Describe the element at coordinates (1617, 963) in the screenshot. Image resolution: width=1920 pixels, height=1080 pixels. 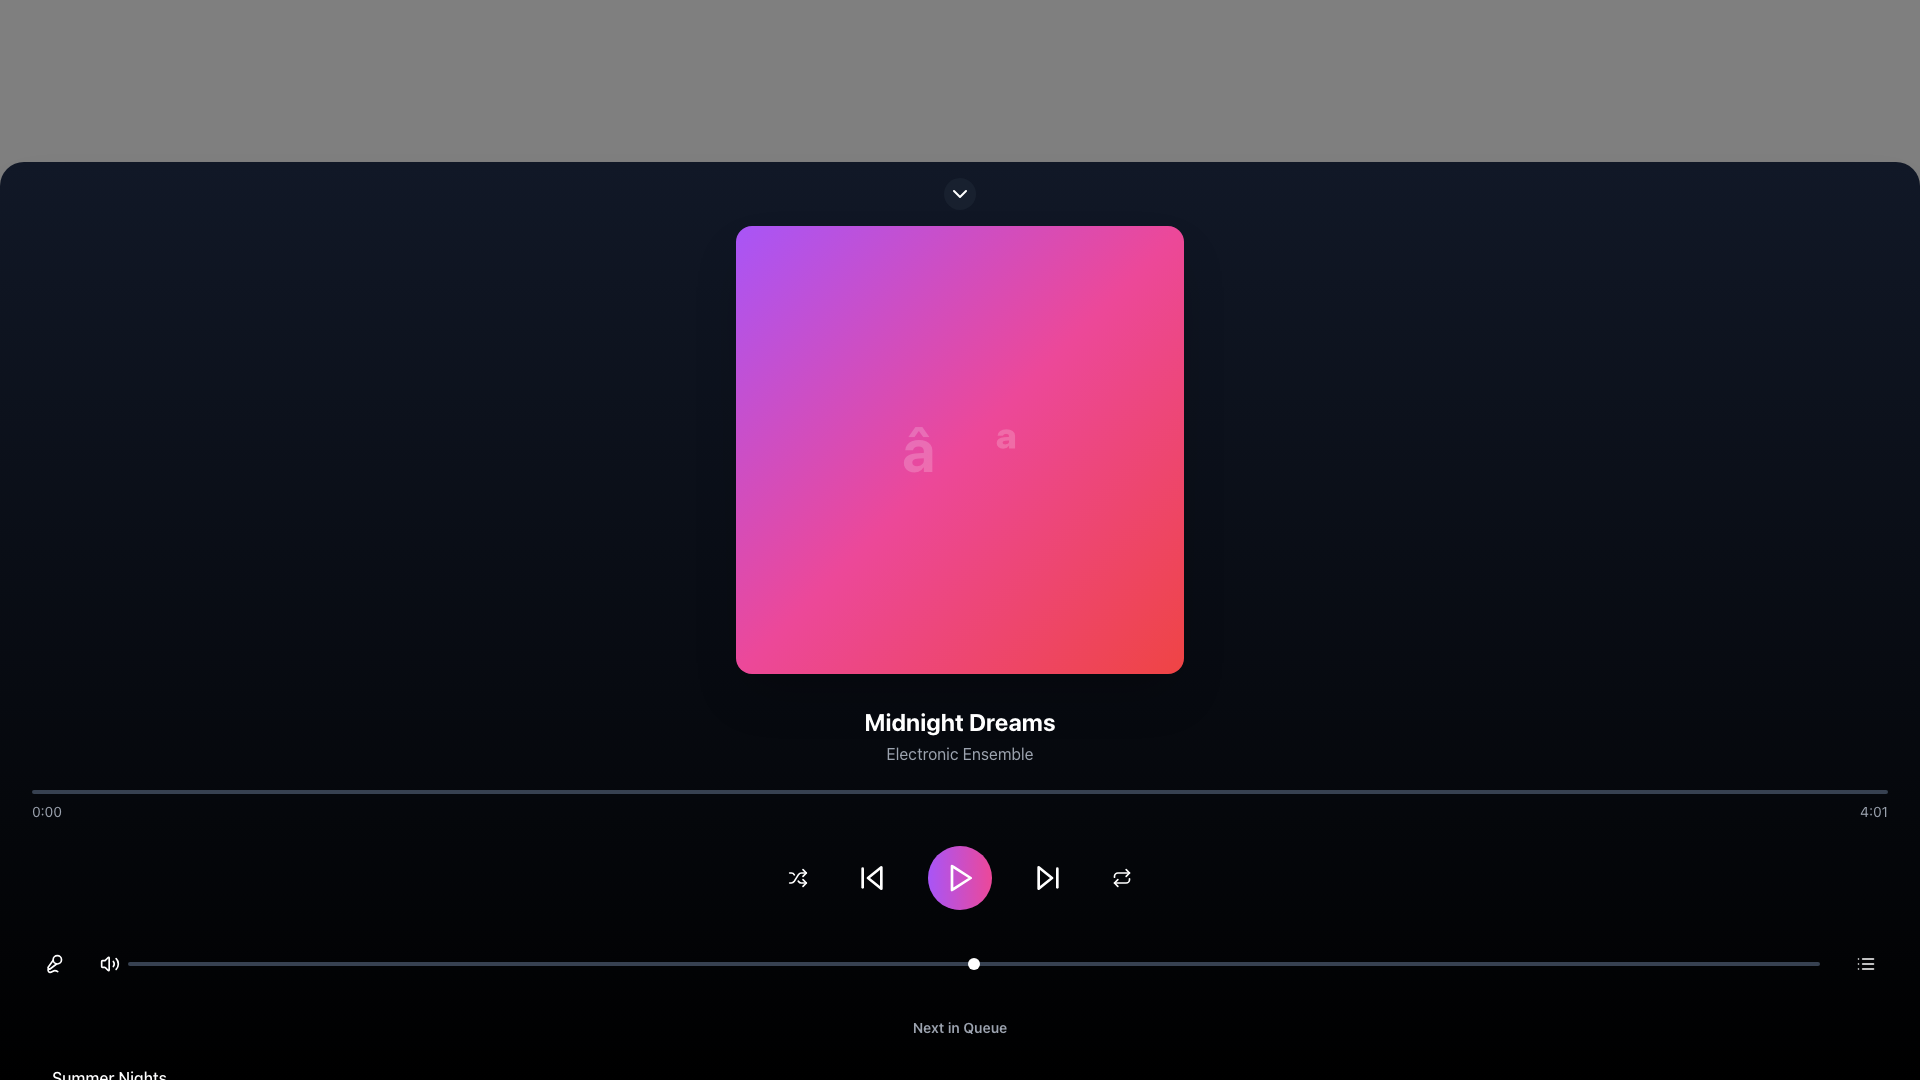
I see `the timeline position` at that location.